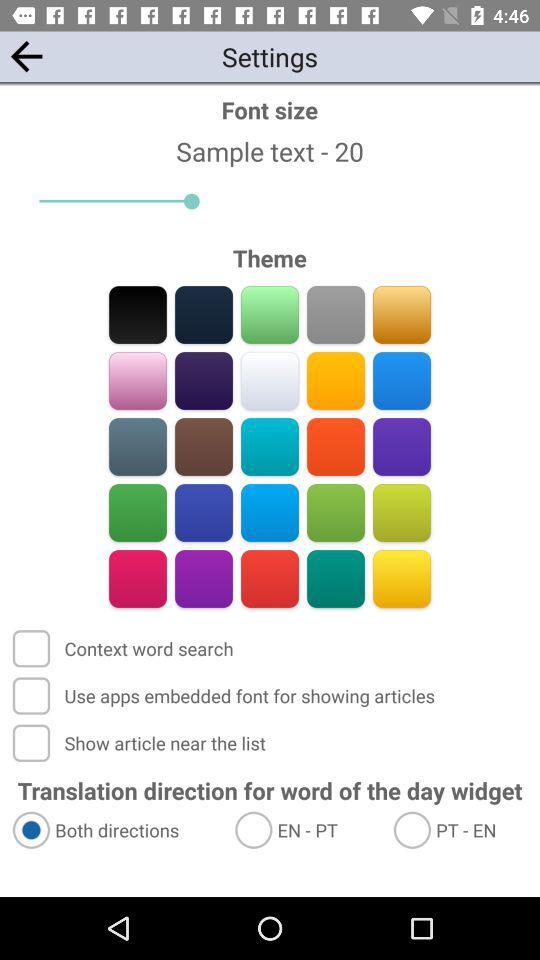 The image size is (540, 960). What do you see at coordinates (401, 446) in the screenshot?
I see `switch violet color` at bounding box center [401, 446].